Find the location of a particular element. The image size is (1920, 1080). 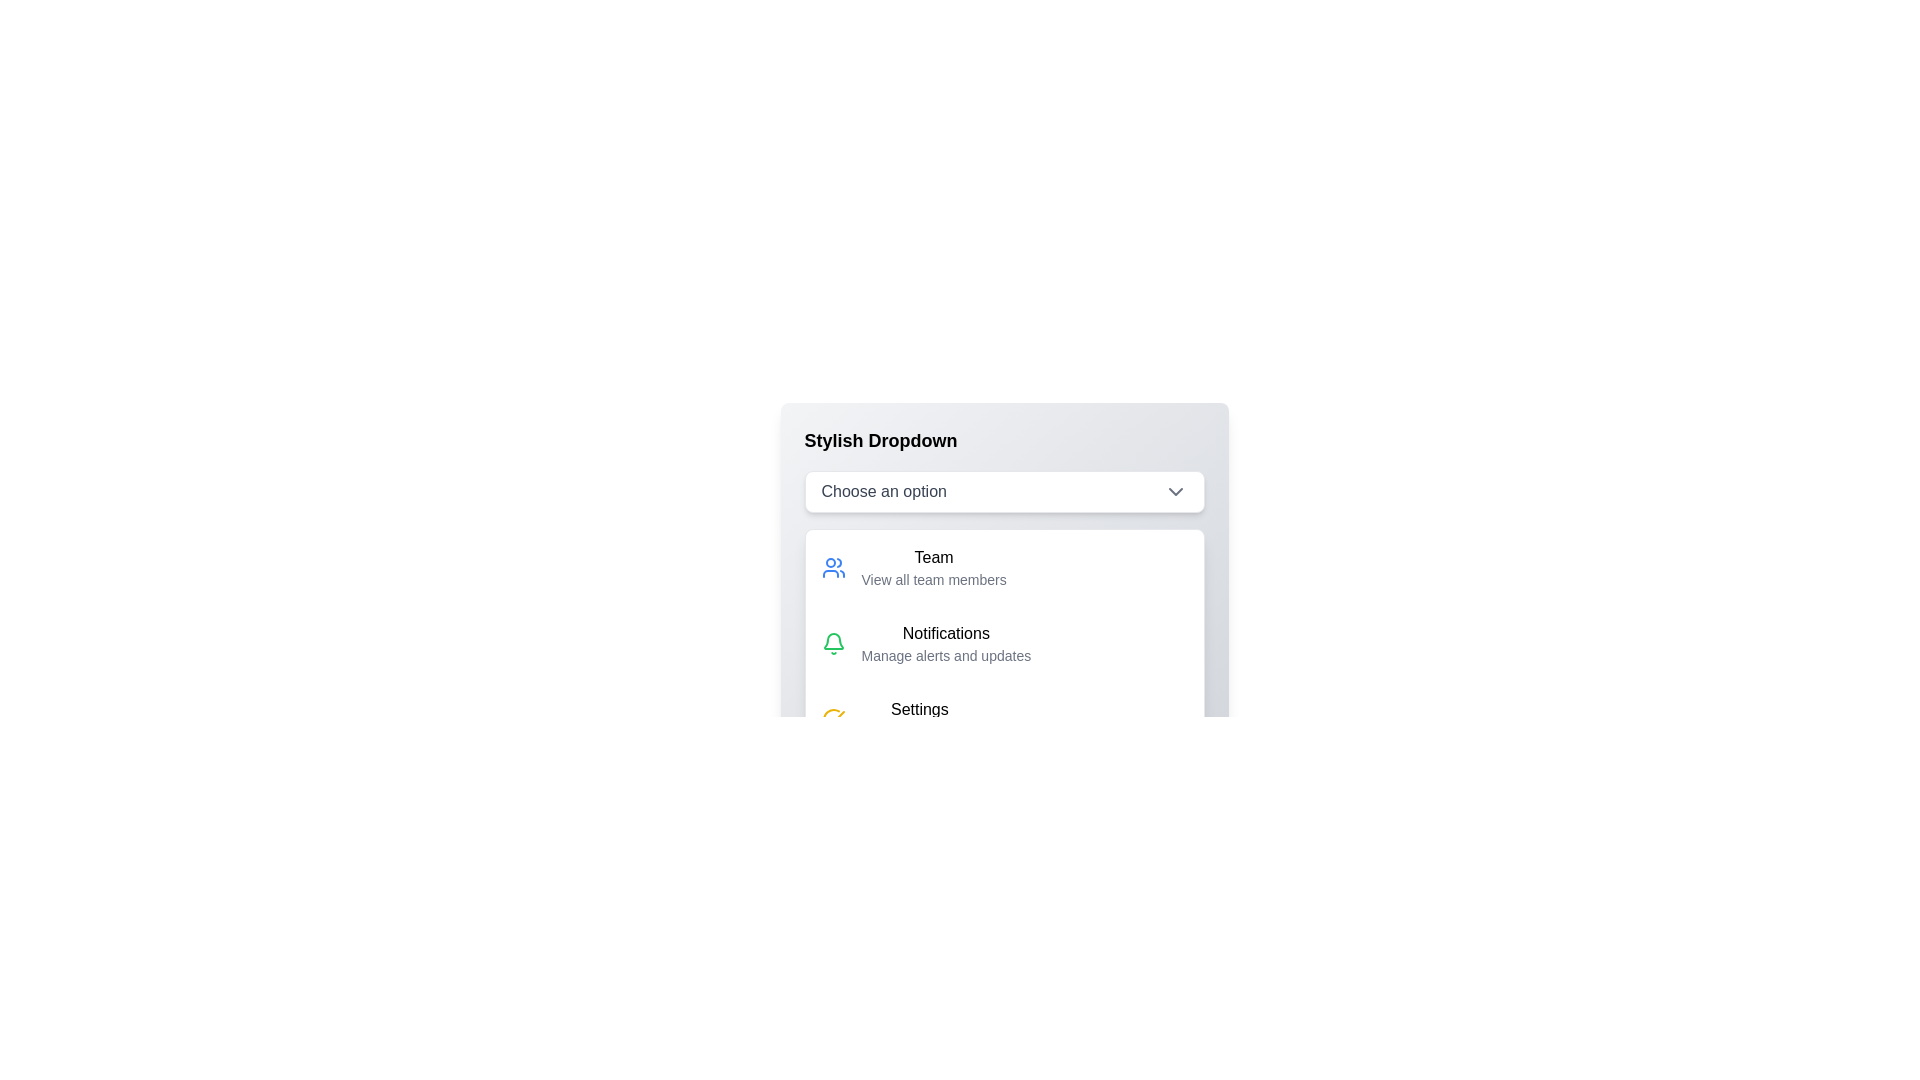

the static text that provides additional information related to 'Team', located underneath the heading 'Team' within a dropdown-like component is located at coordinates (933, 579).